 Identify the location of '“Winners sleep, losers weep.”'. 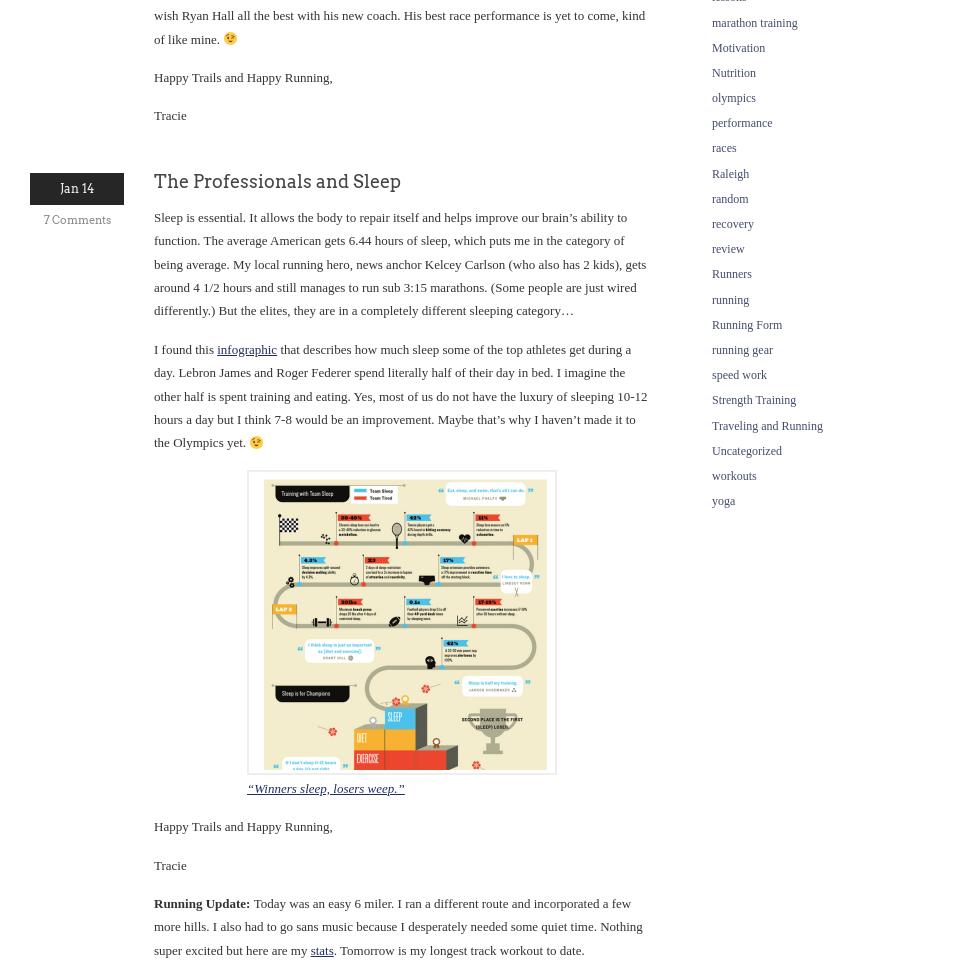
(325, 787).